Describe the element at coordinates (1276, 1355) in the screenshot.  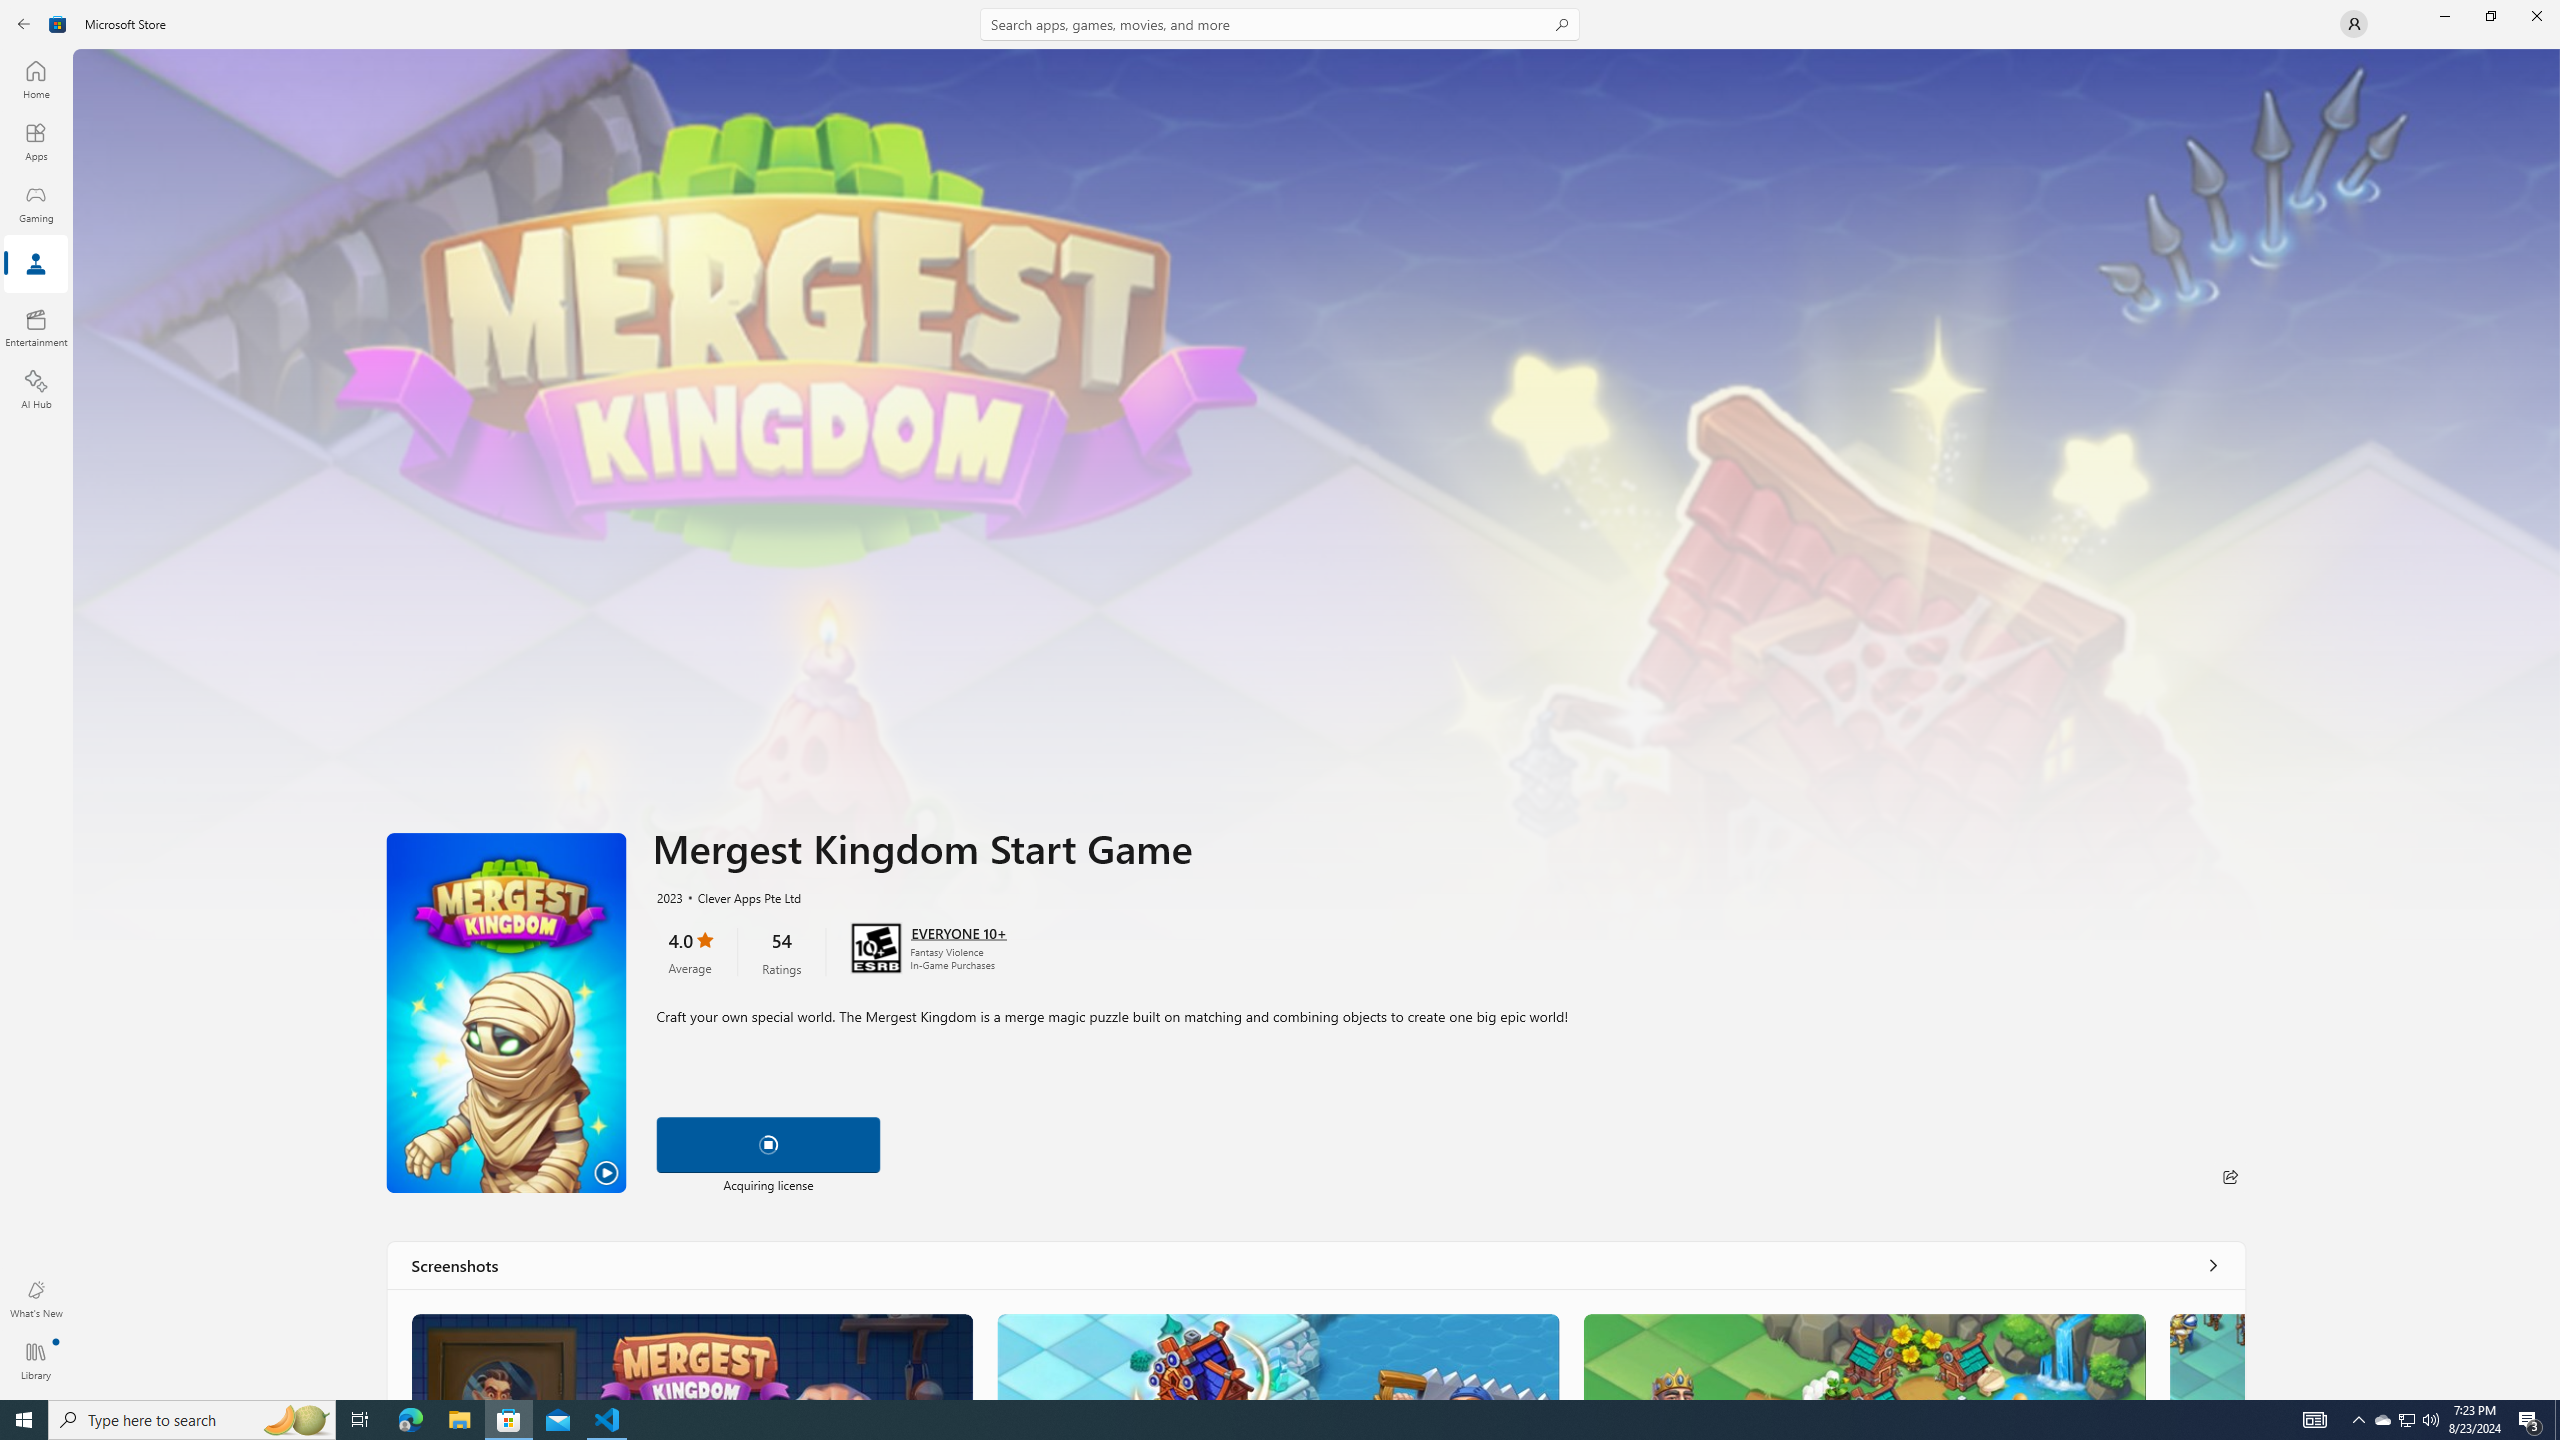
I see `'Screenshot 2'` at that location.